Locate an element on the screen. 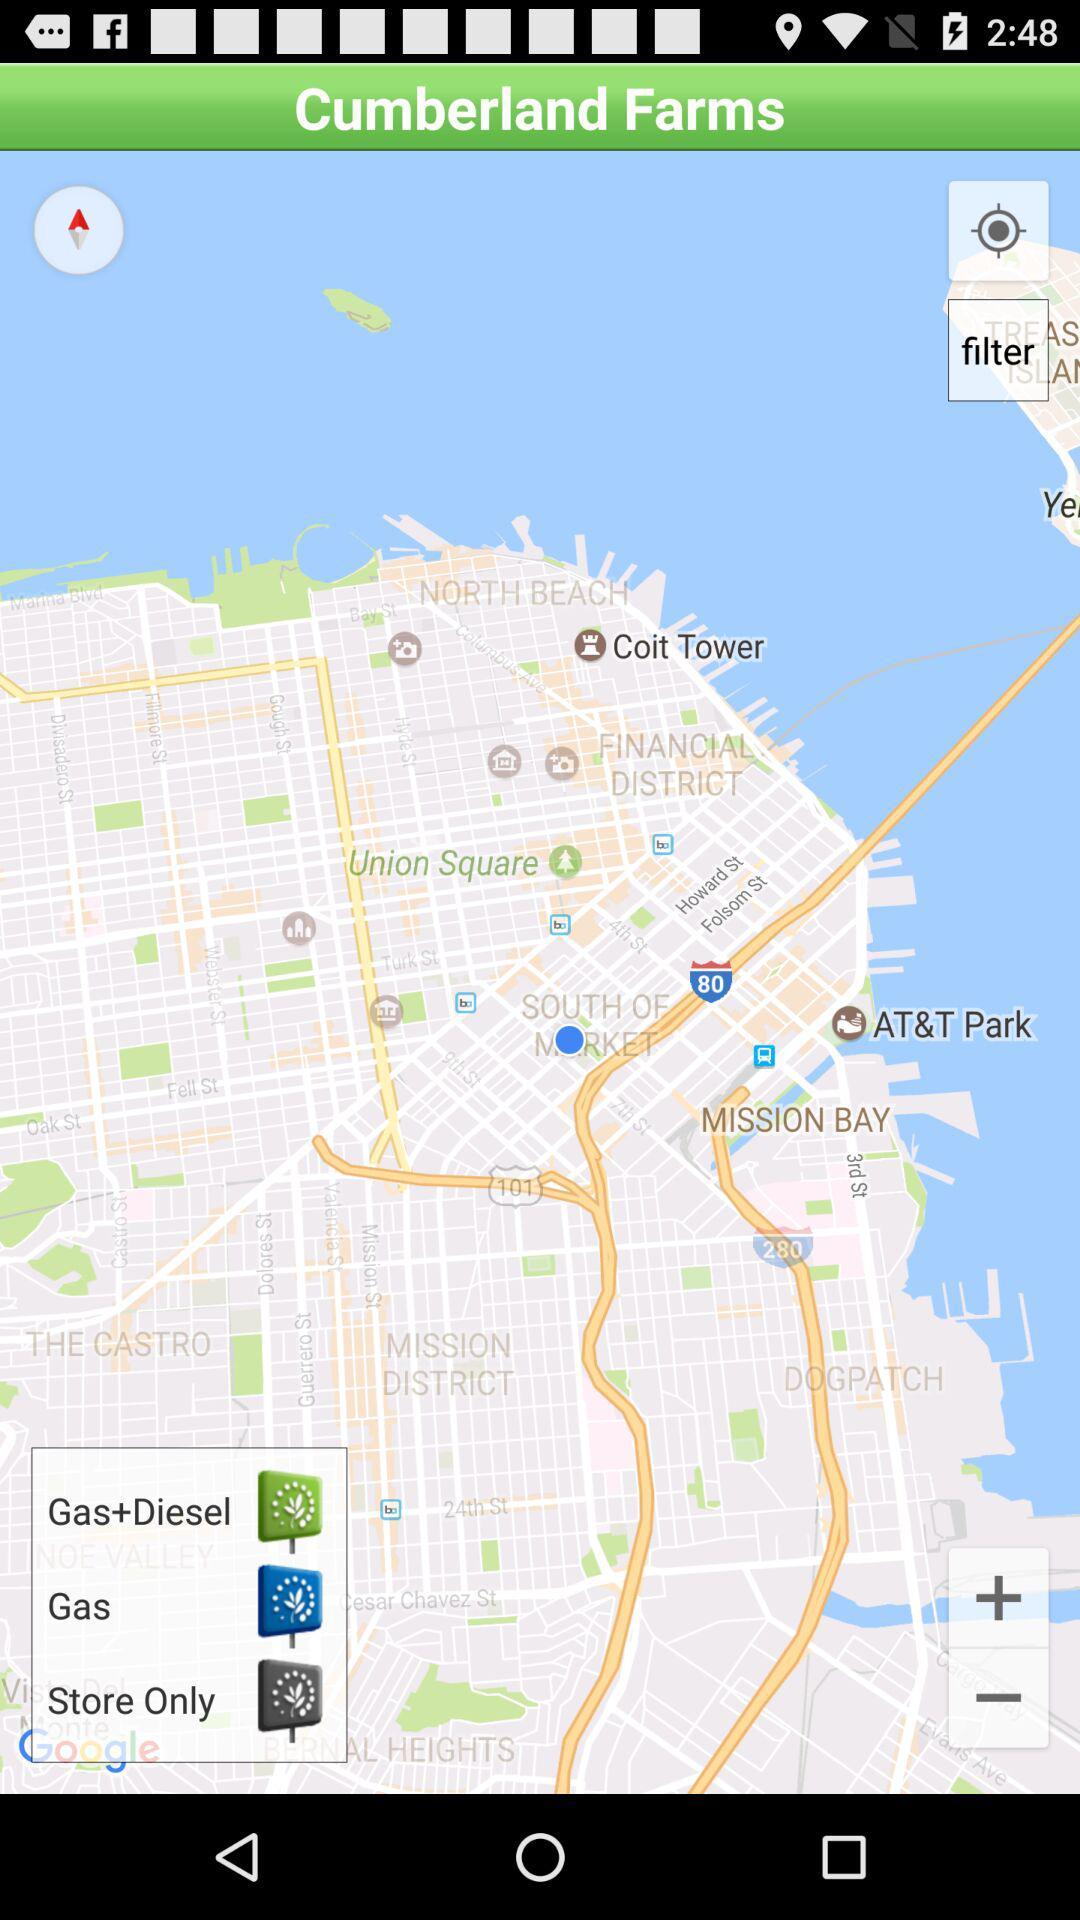  the navigation button on the web page is located at coordinates (77, 229).